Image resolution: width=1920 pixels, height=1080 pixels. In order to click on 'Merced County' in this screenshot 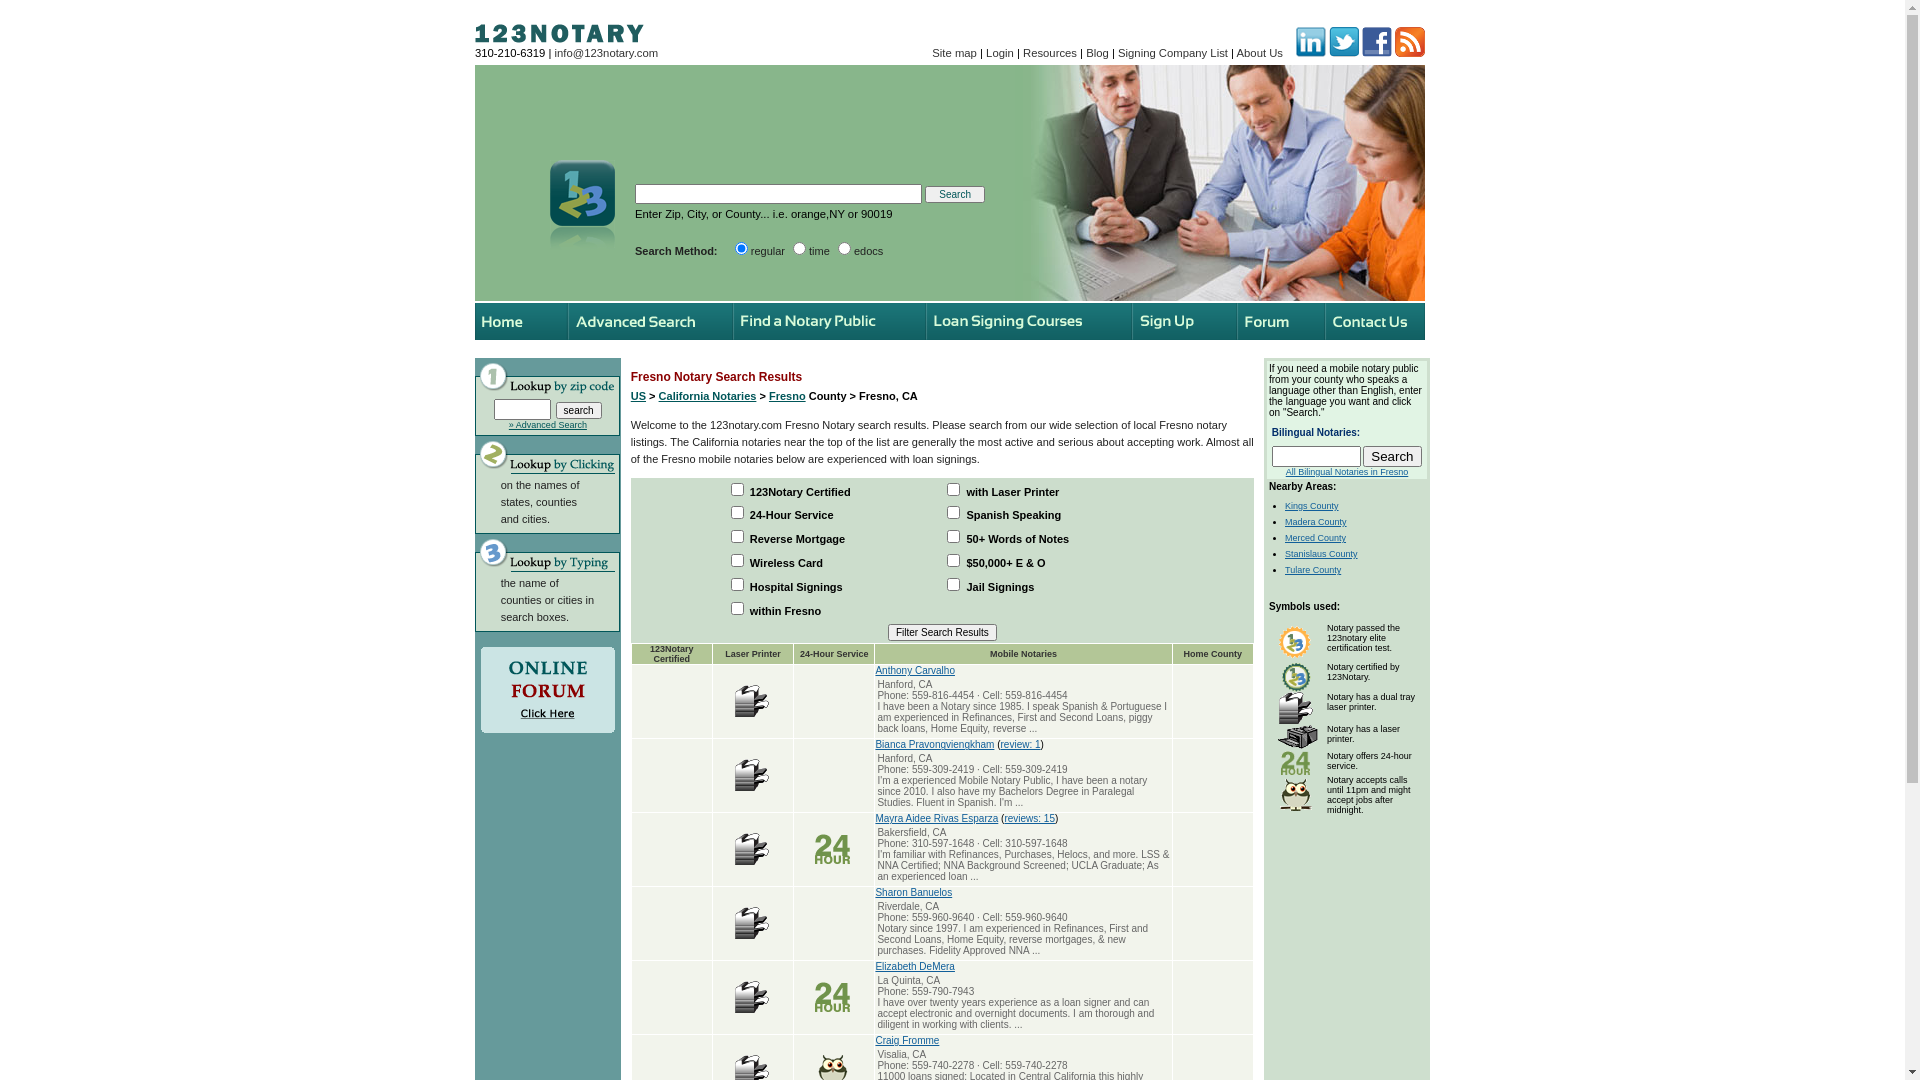, I will do `click(1315, 536)`.